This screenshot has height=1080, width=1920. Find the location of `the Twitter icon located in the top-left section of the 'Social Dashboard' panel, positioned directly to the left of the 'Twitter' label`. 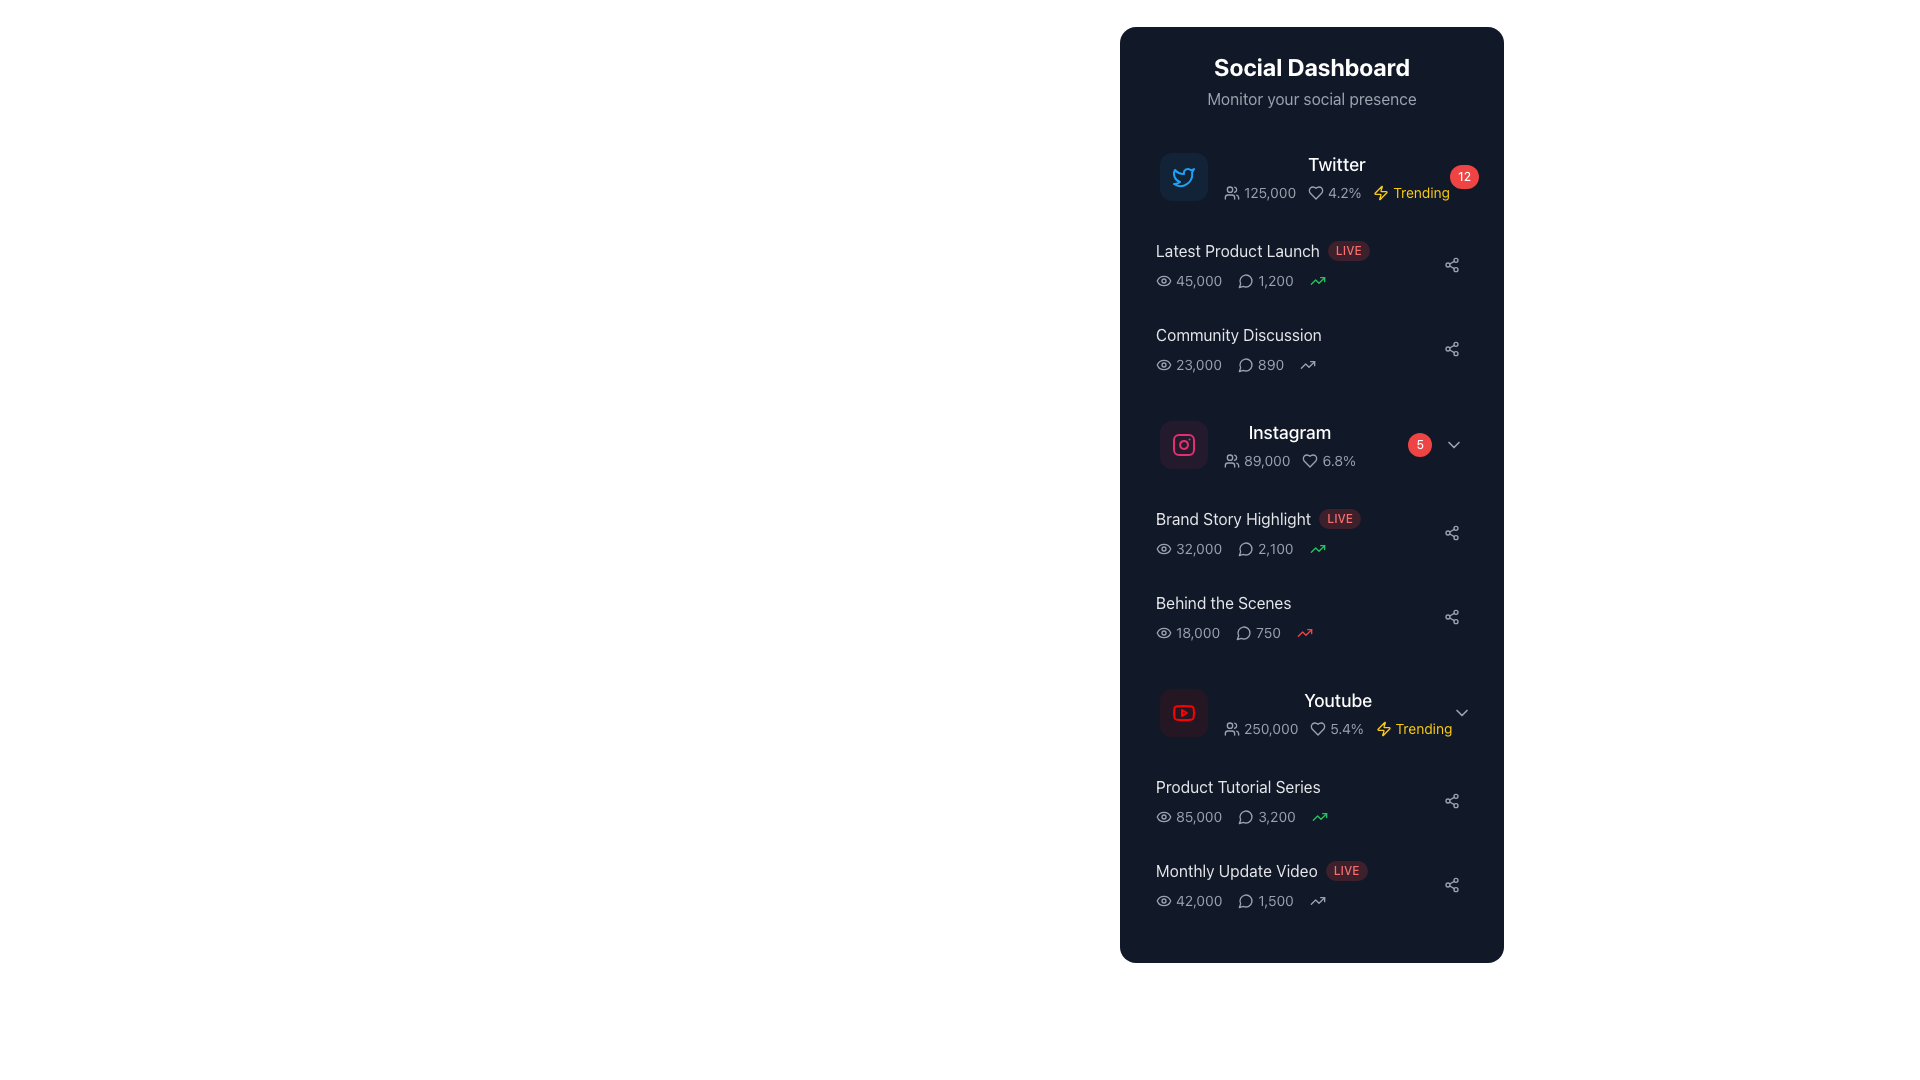

the Twitter icon located in the top-left section of the 'Social Dashboard' panel, positioned directly to the left of the 'Twitter' label is located at coordinates (1184, 176).